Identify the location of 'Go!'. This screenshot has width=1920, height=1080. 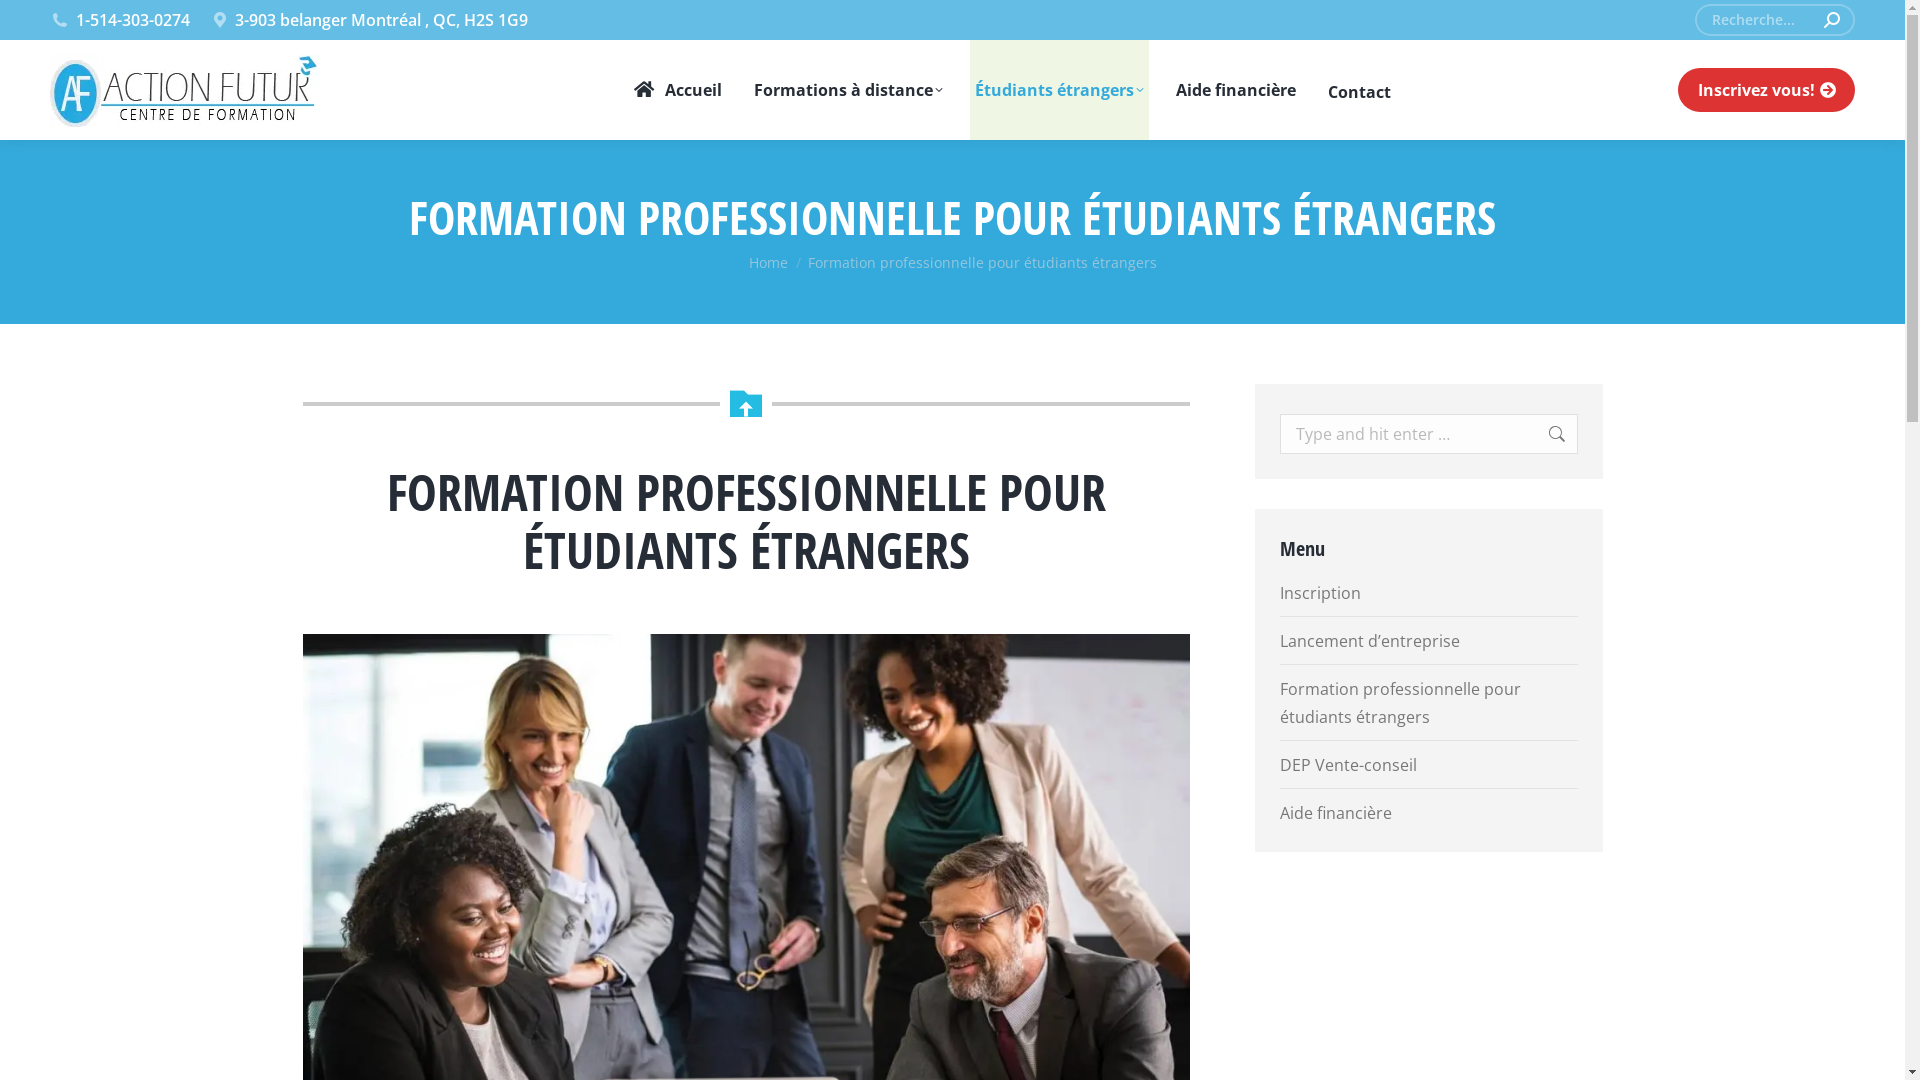
(1535, 433).